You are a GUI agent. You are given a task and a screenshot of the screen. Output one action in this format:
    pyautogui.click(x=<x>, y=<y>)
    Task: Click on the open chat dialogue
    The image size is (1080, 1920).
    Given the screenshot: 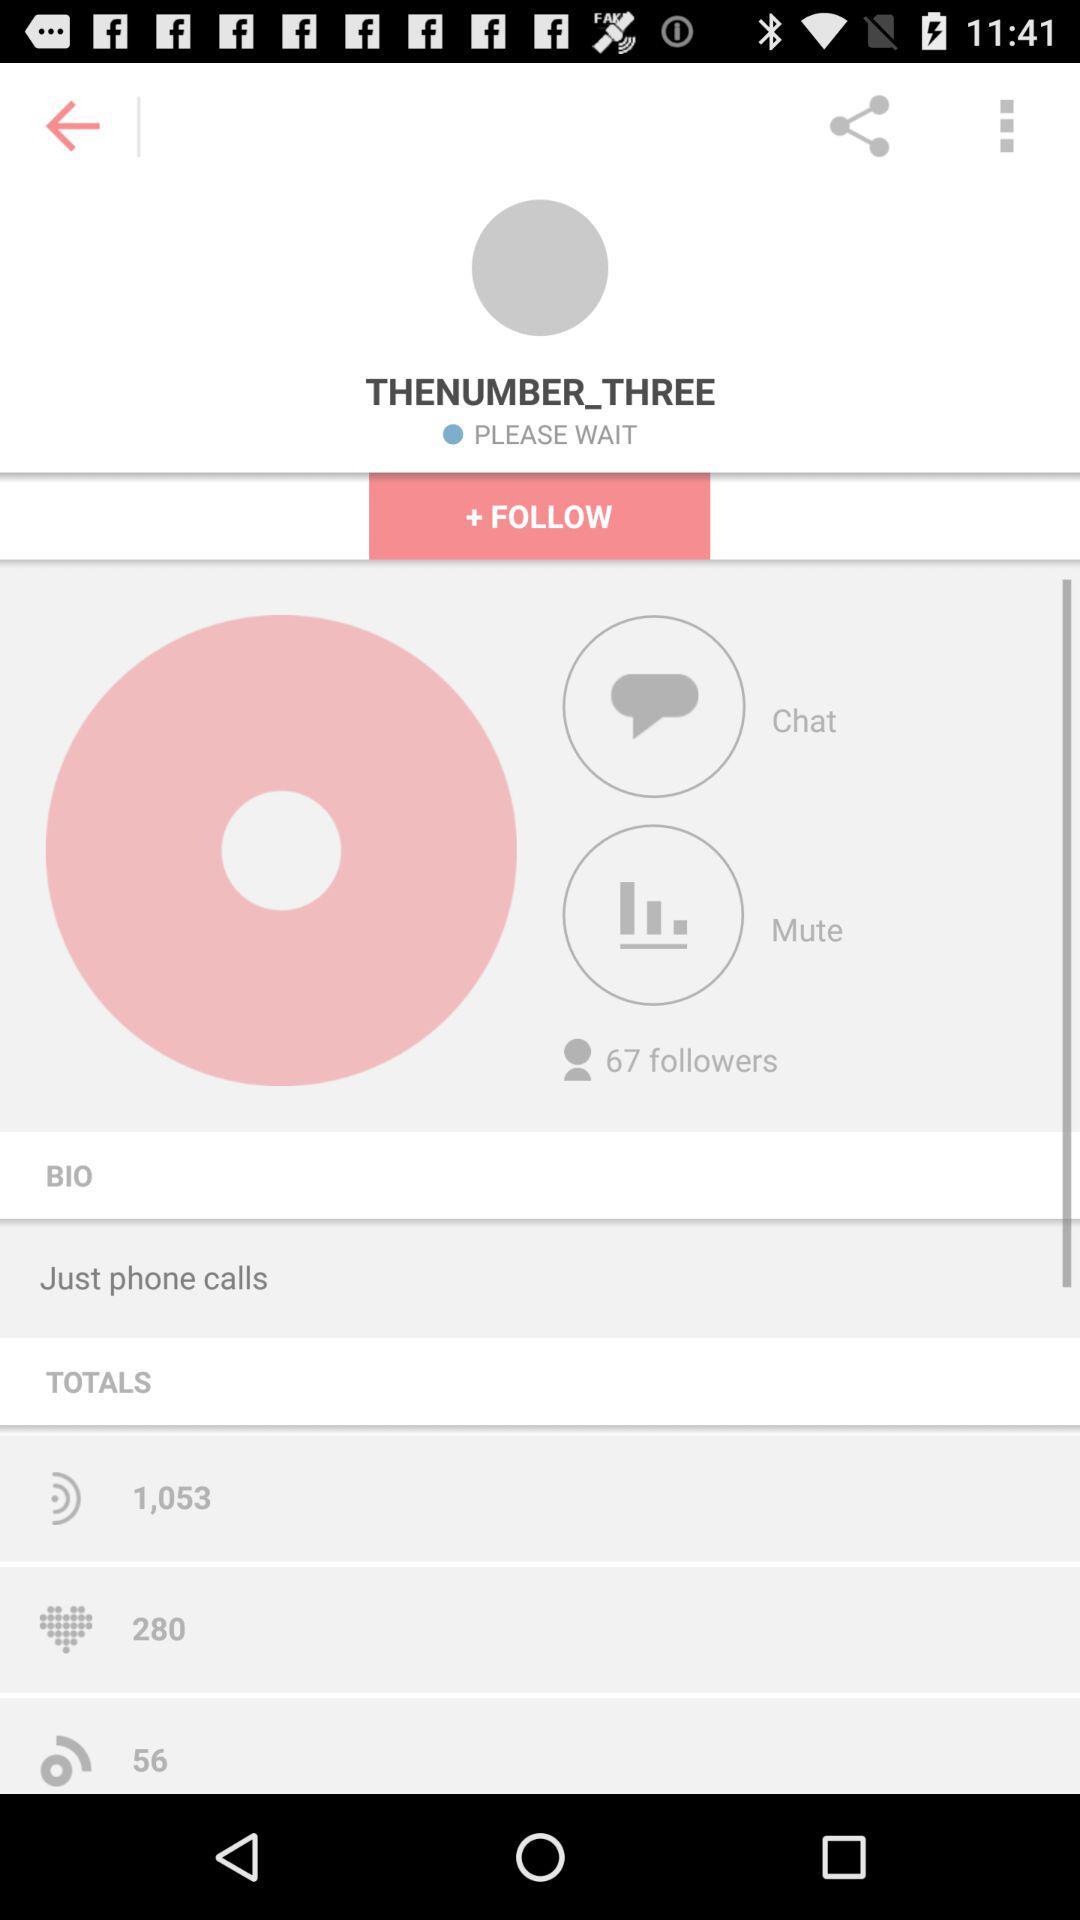 What is the action you would take?
    pyautogui.click(x=654, y=706)
    